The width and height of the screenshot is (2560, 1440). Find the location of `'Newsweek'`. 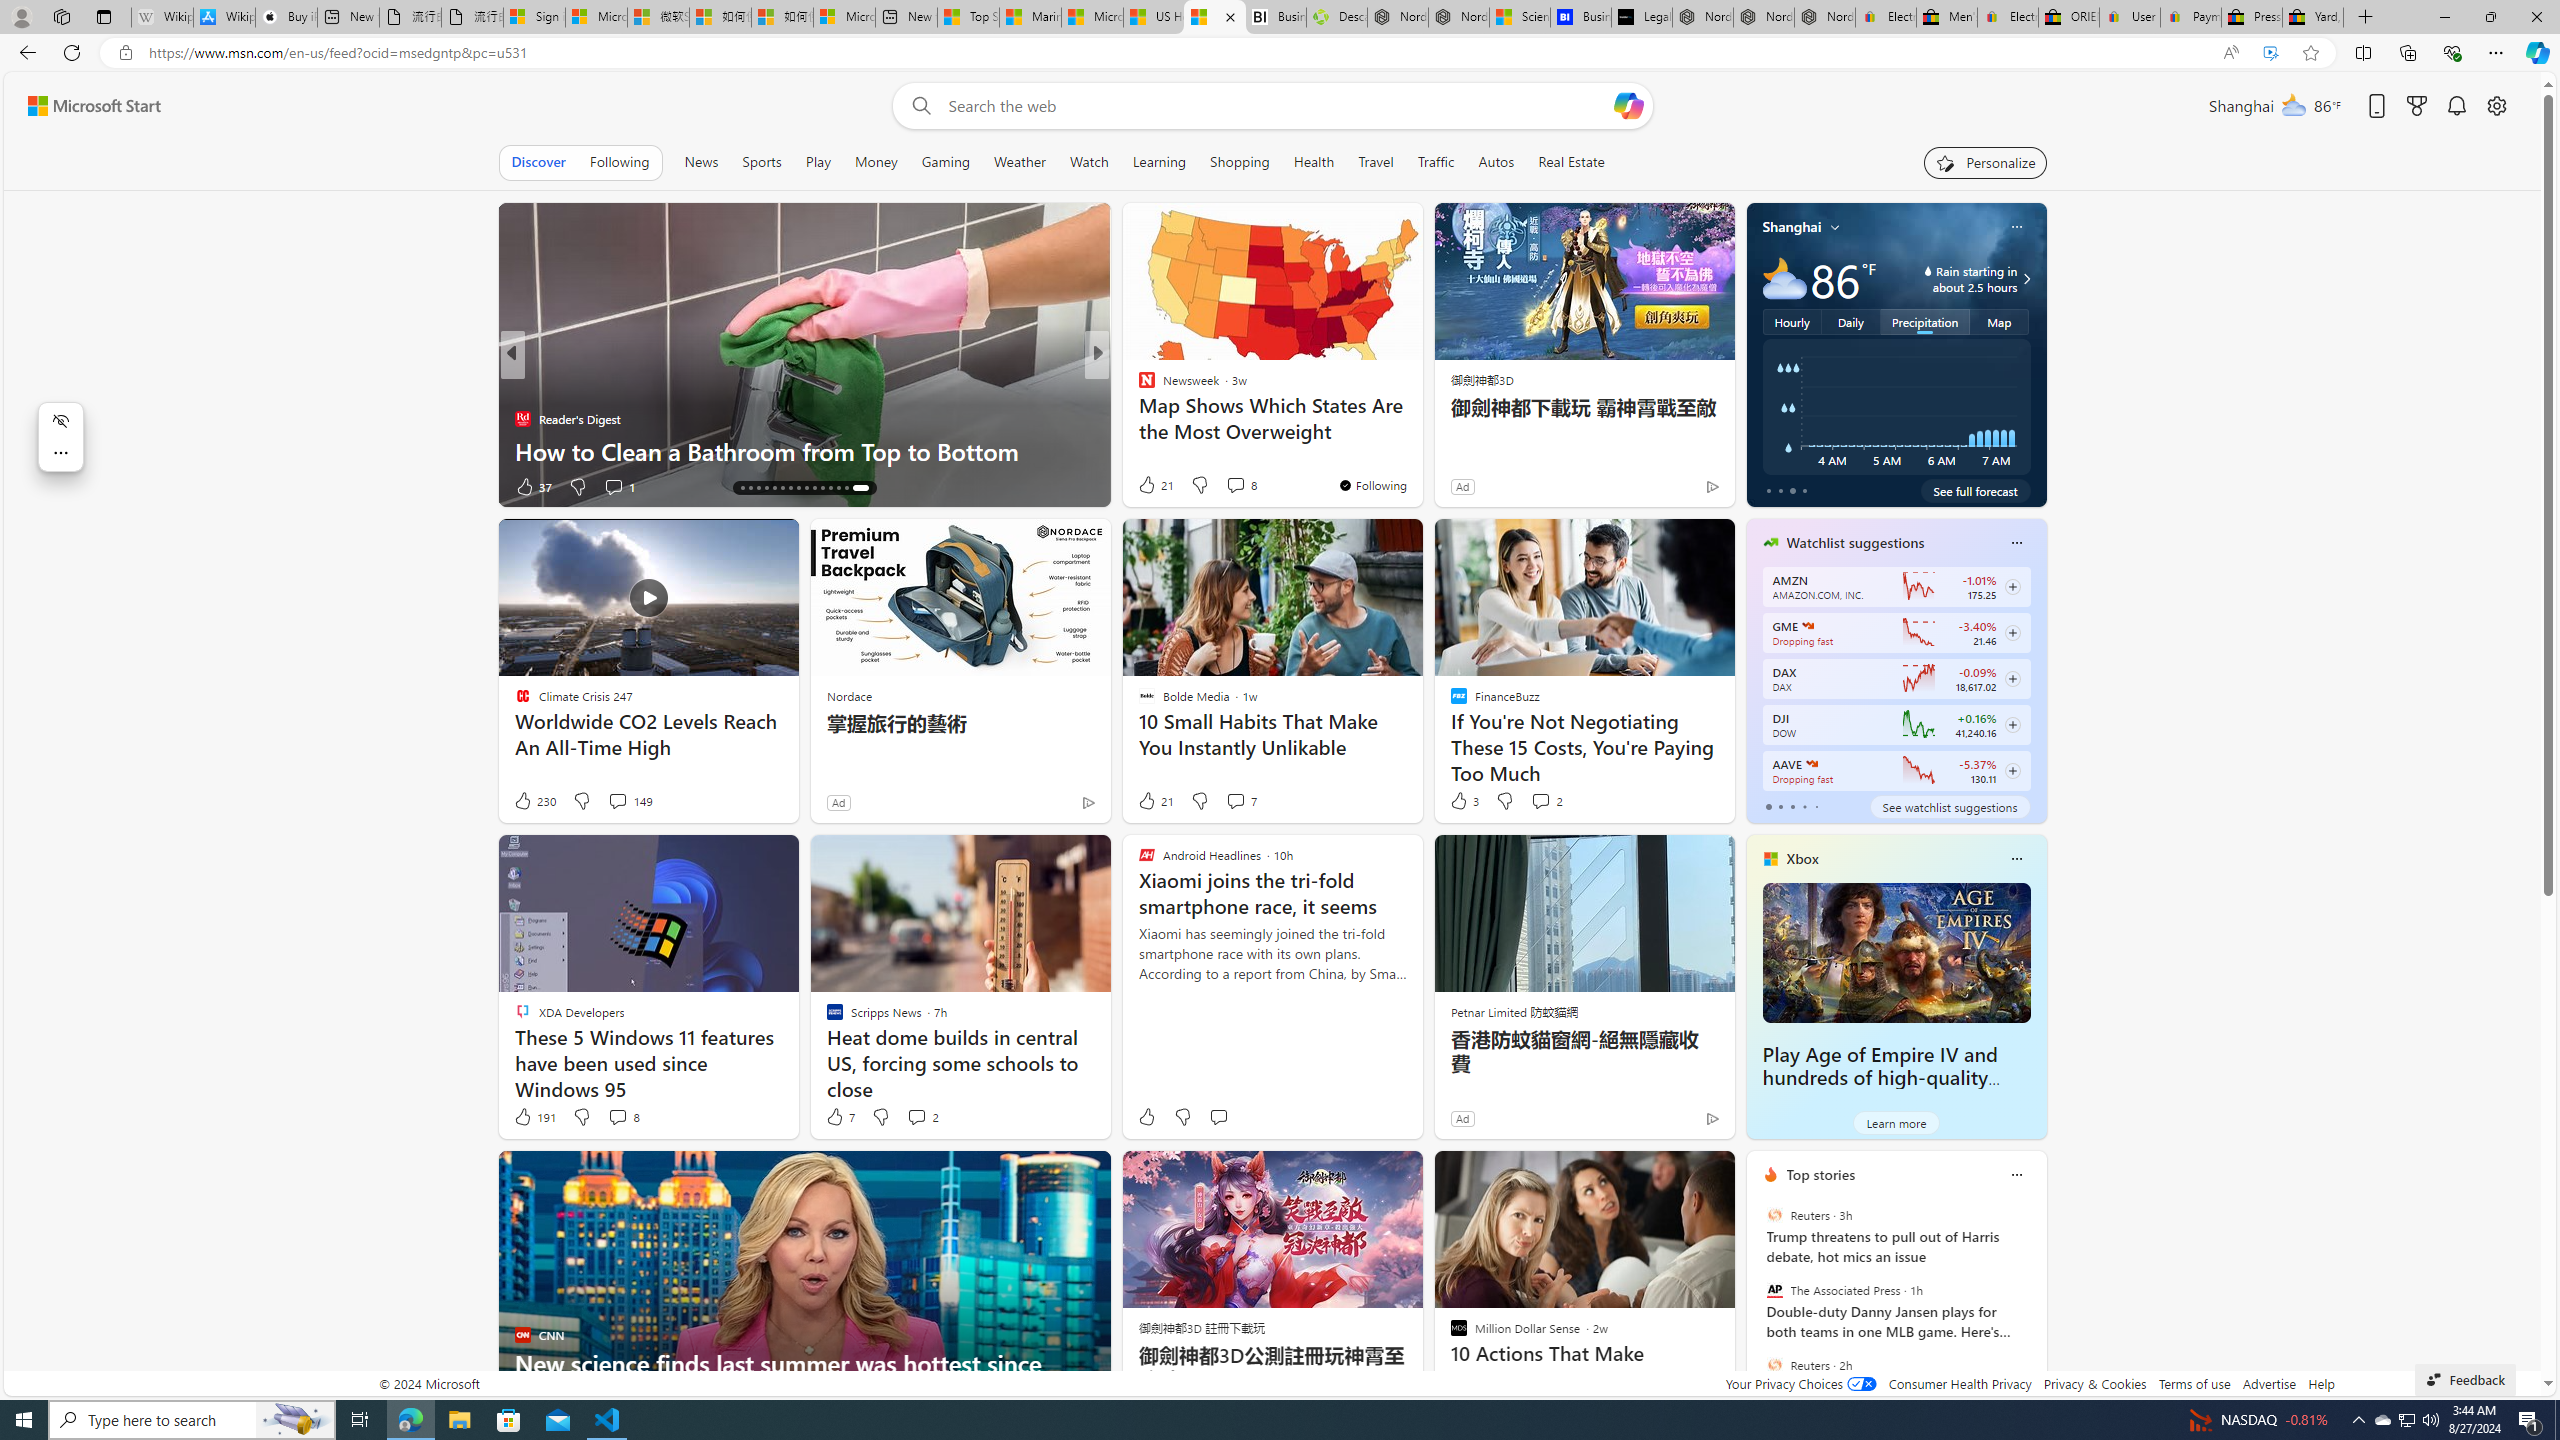

'Newsweek' is located at coordinates (1137, 386).